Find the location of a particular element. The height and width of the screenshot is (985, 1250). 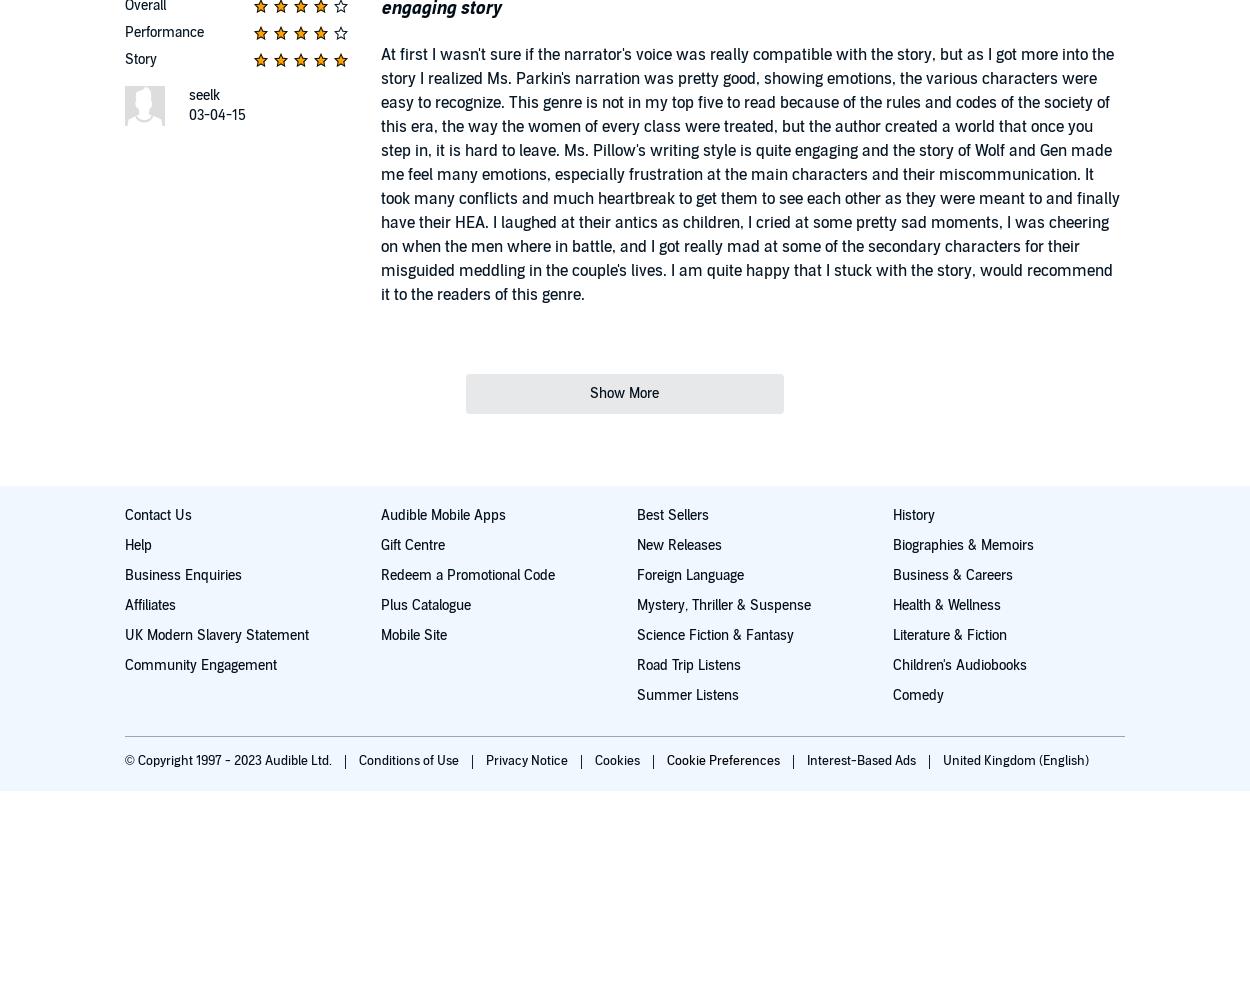

'Show More' is located at coordinates (623, 393).